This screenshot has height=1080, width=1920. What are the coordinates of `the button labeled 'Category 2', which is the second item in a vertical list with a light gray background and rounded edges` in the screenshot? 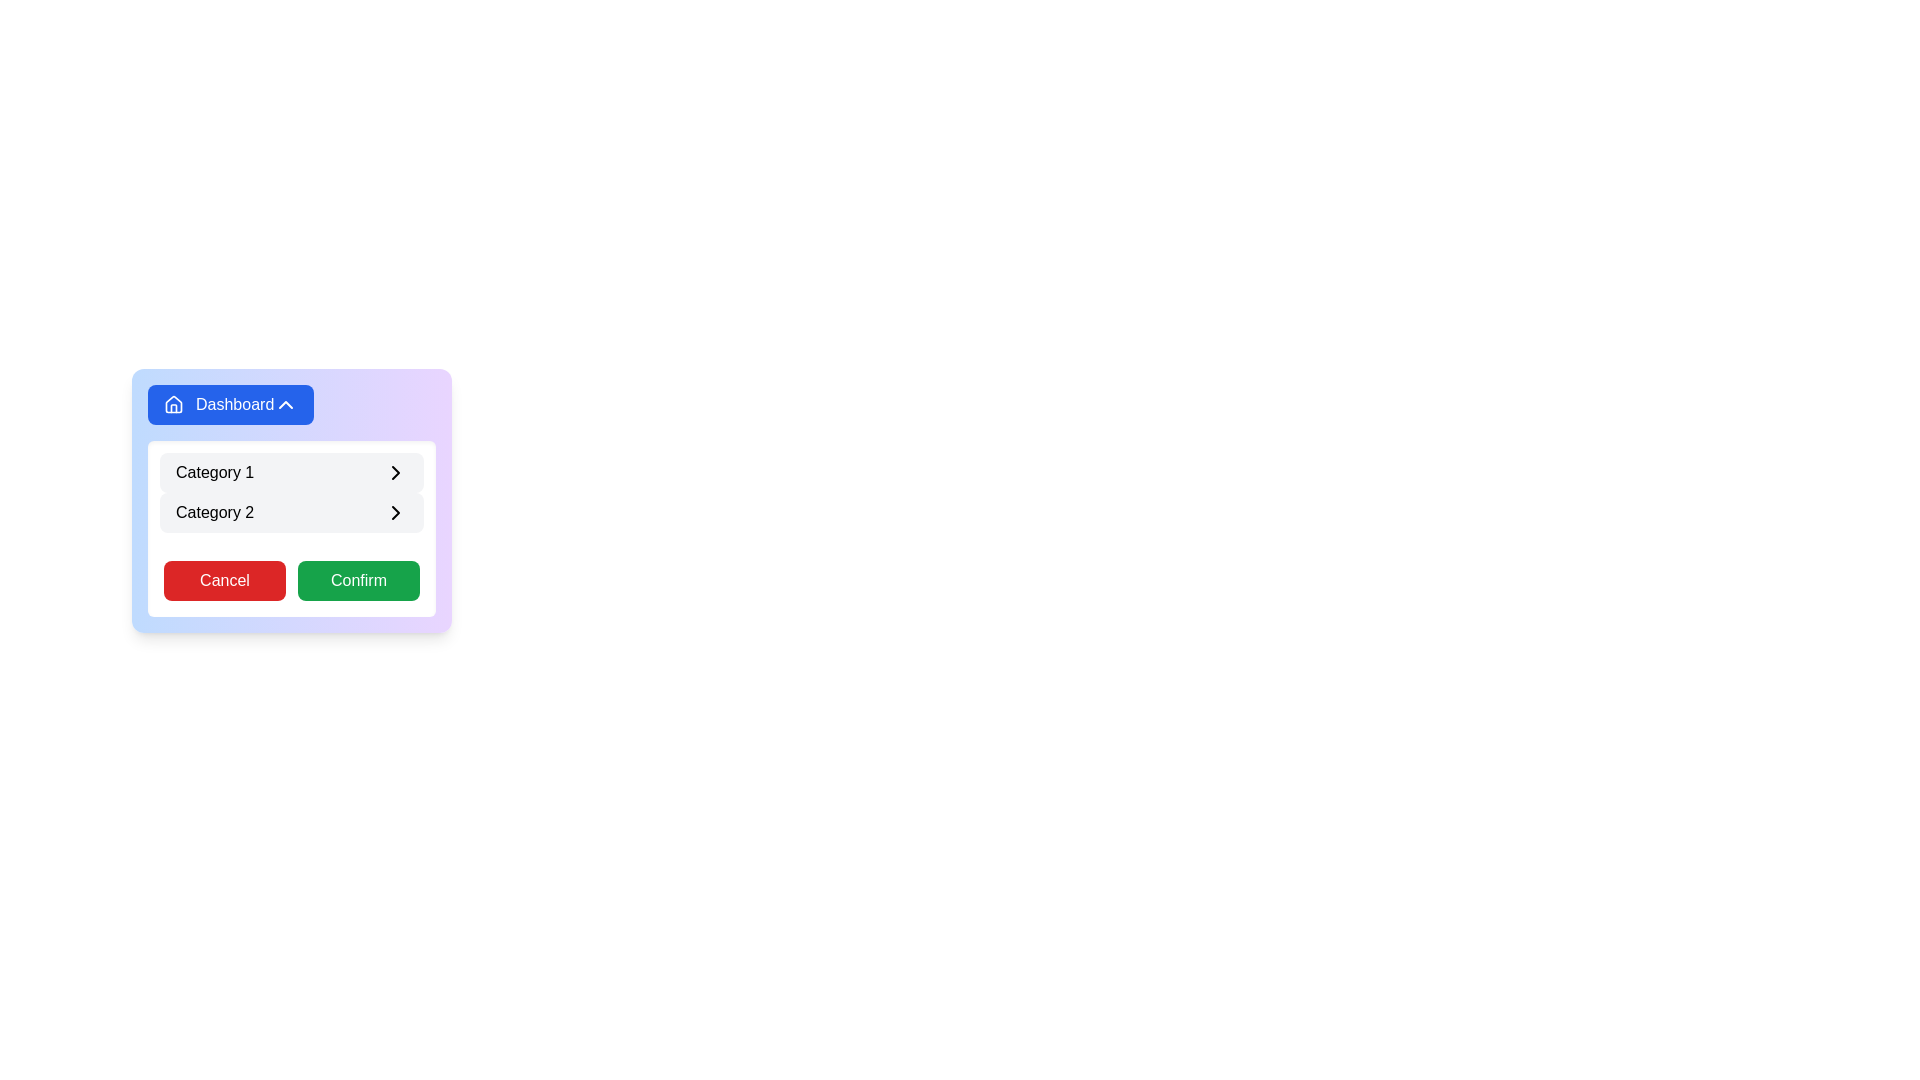 It's located at (291, 512).